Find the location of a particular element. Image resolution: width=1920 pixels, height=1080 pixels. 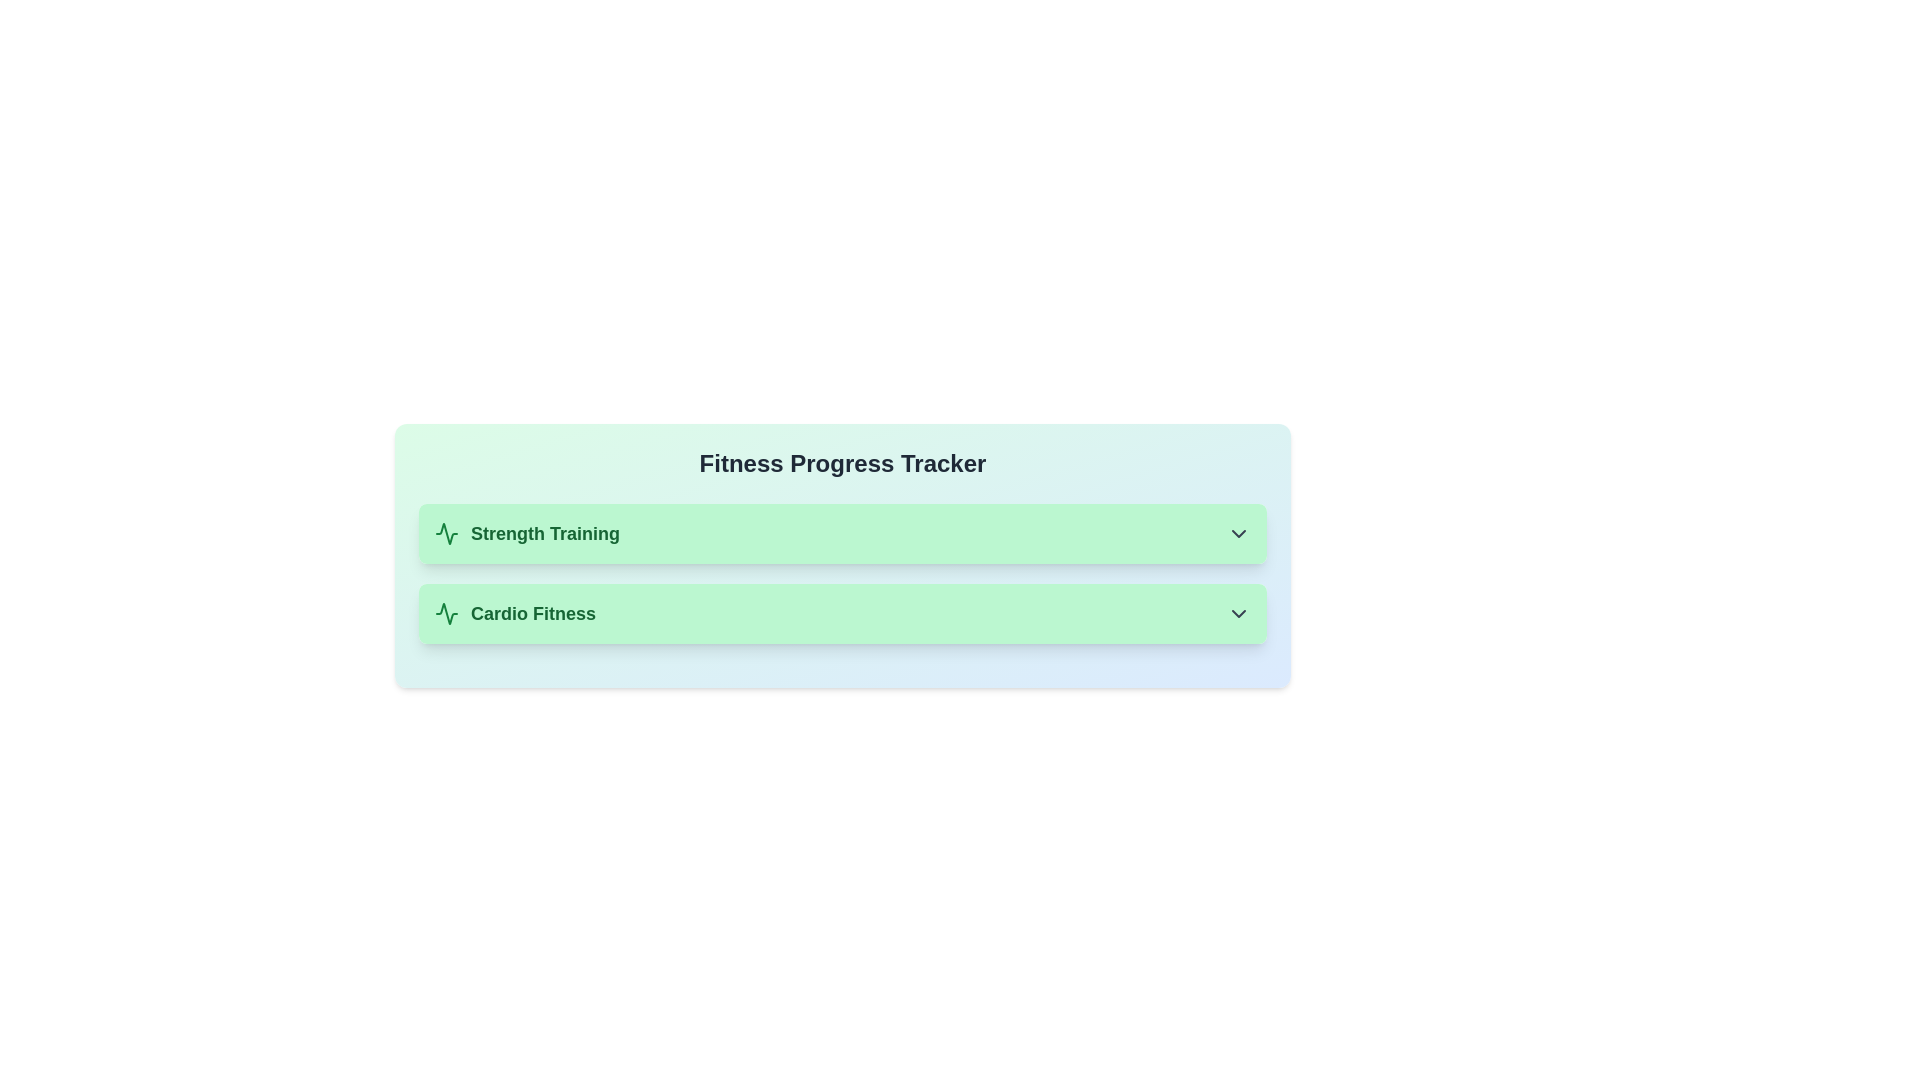

the green stroke icon of a waveform pattern located to the far left of the 'Strength Training' section, which is the first icon in the row is located at coordinates (445, 612).